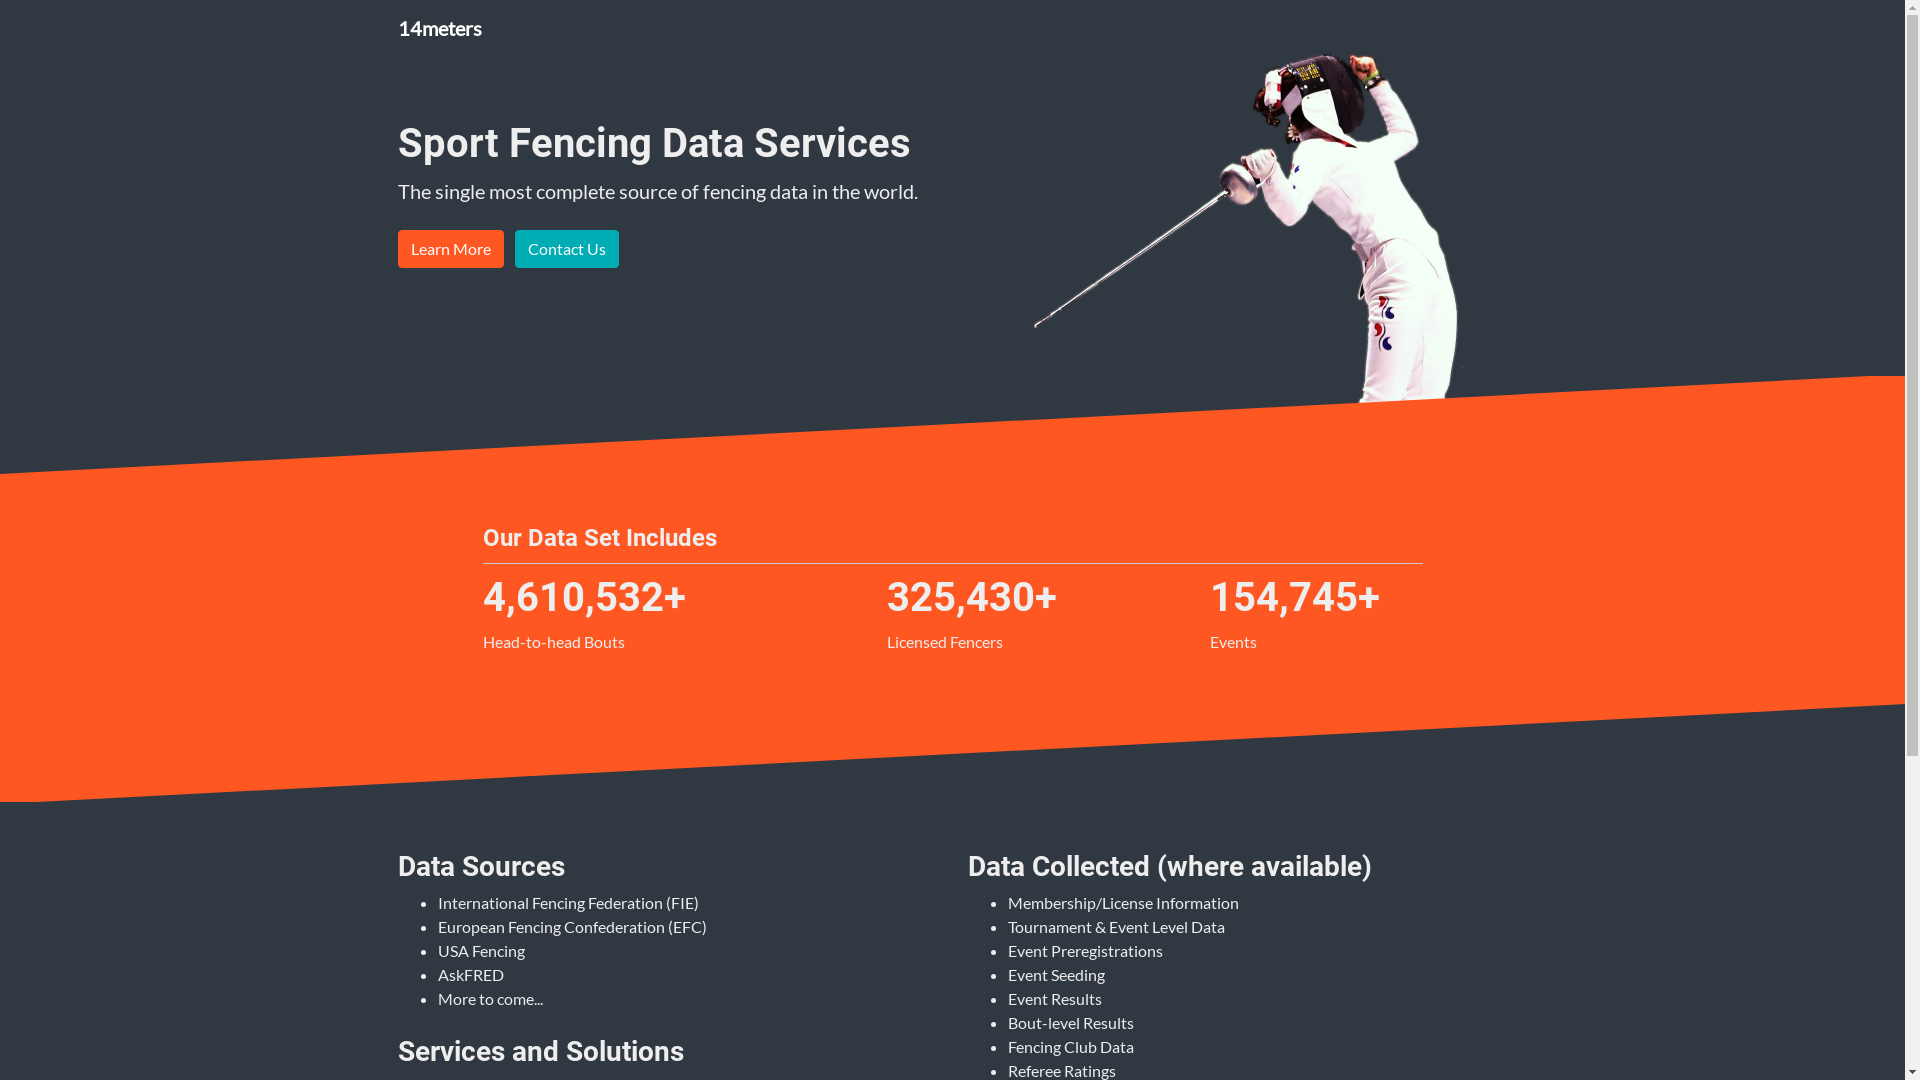 This screenshot has width=1920, height=1080. What do you see at coordinates (439, 27) in the screenshot?
I see `'14meters'` at bounding box center [439, 27].